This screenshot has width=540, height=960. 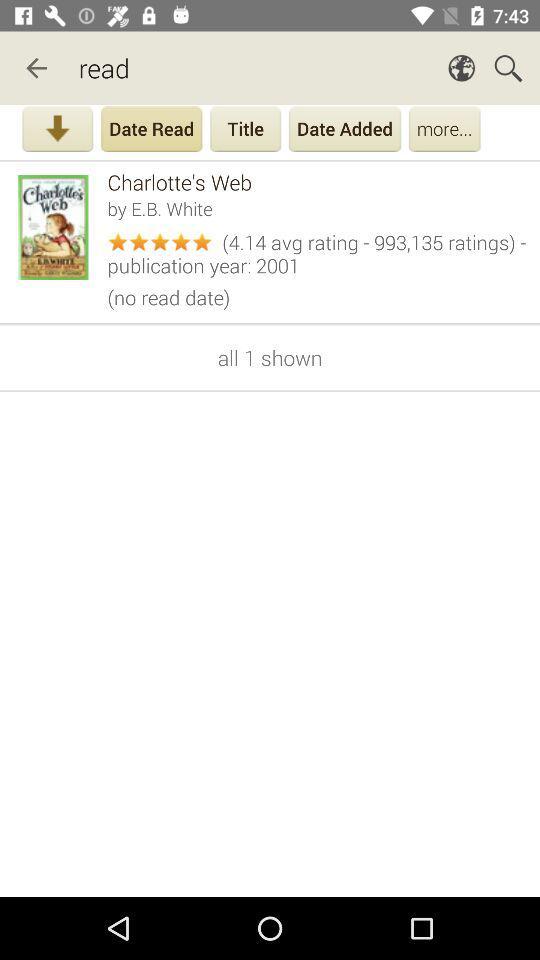 What do you see at coordinates (317, 250) in the screenshot?
I see `the item above (no read date) icon` at bounding box center [317, 250].